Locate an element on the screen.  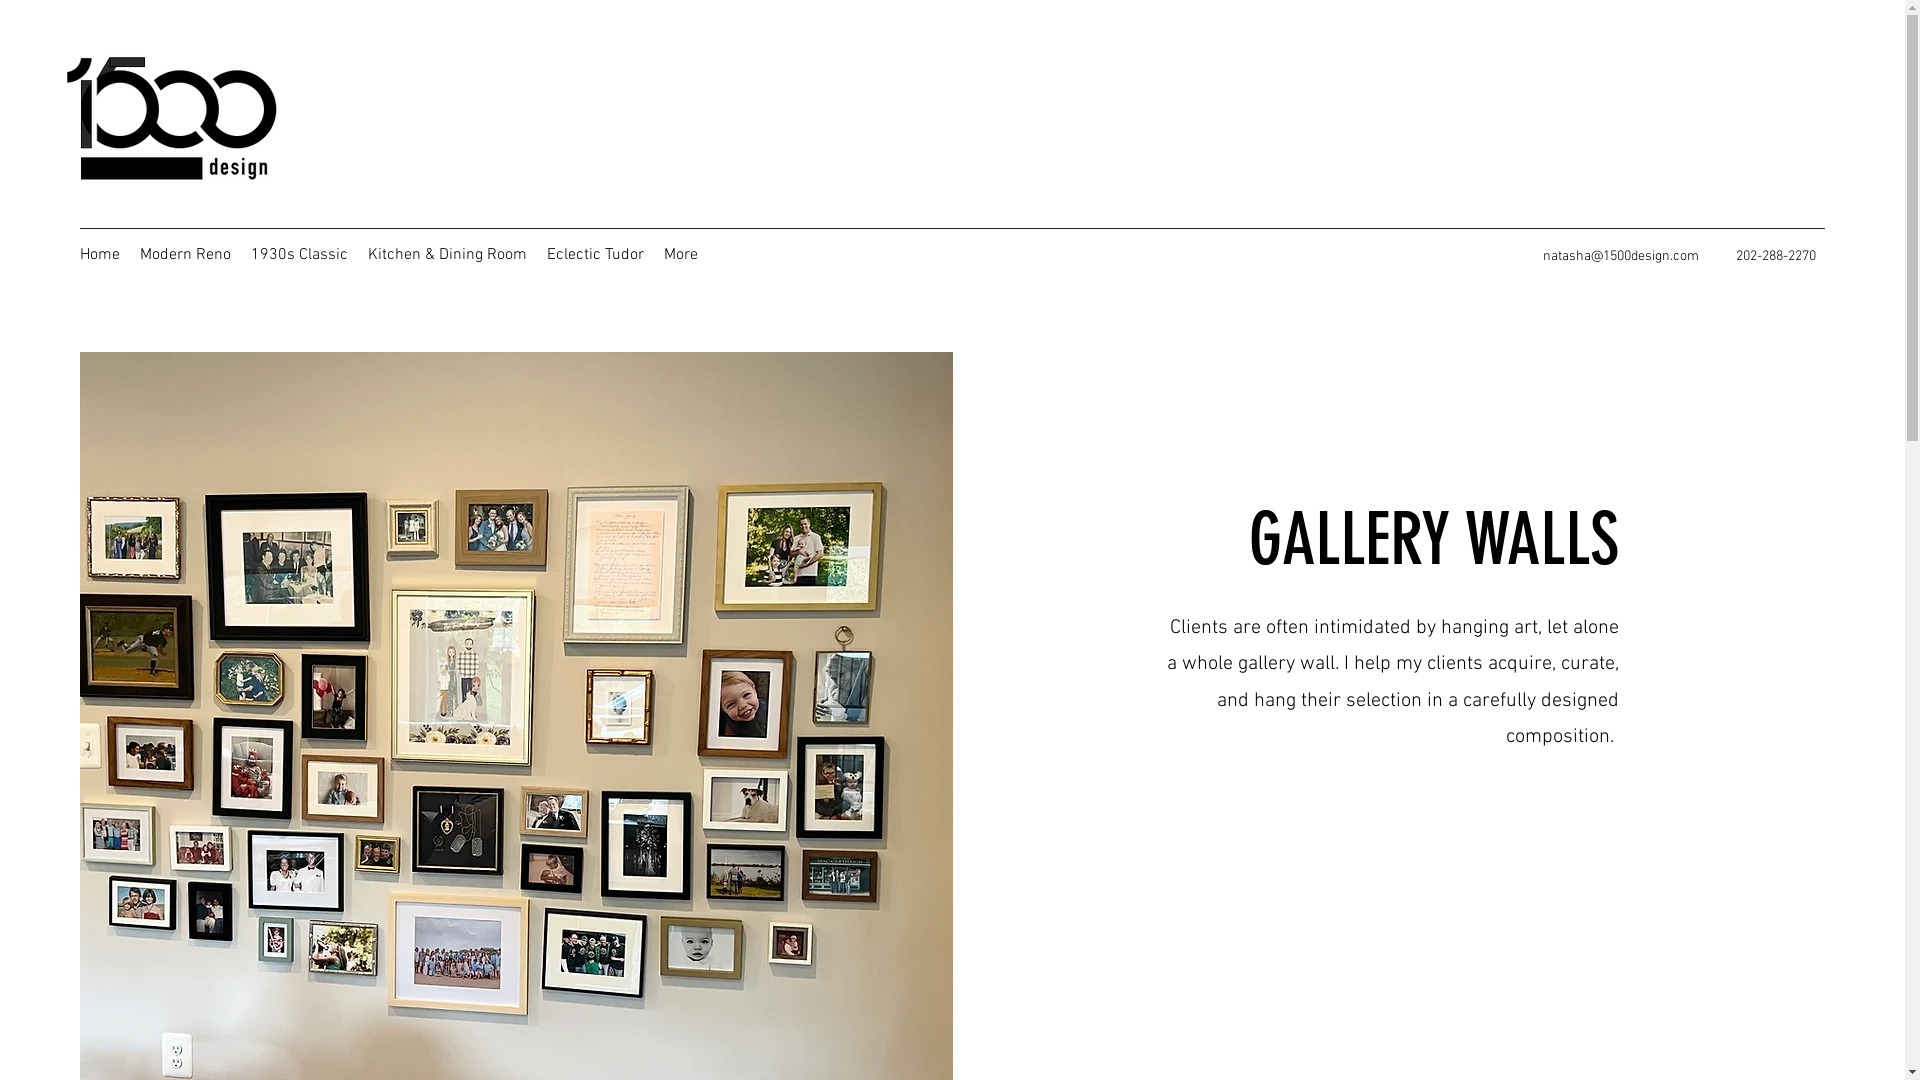
'natasha@1500design.com' is located at coordinates (1621, 255).